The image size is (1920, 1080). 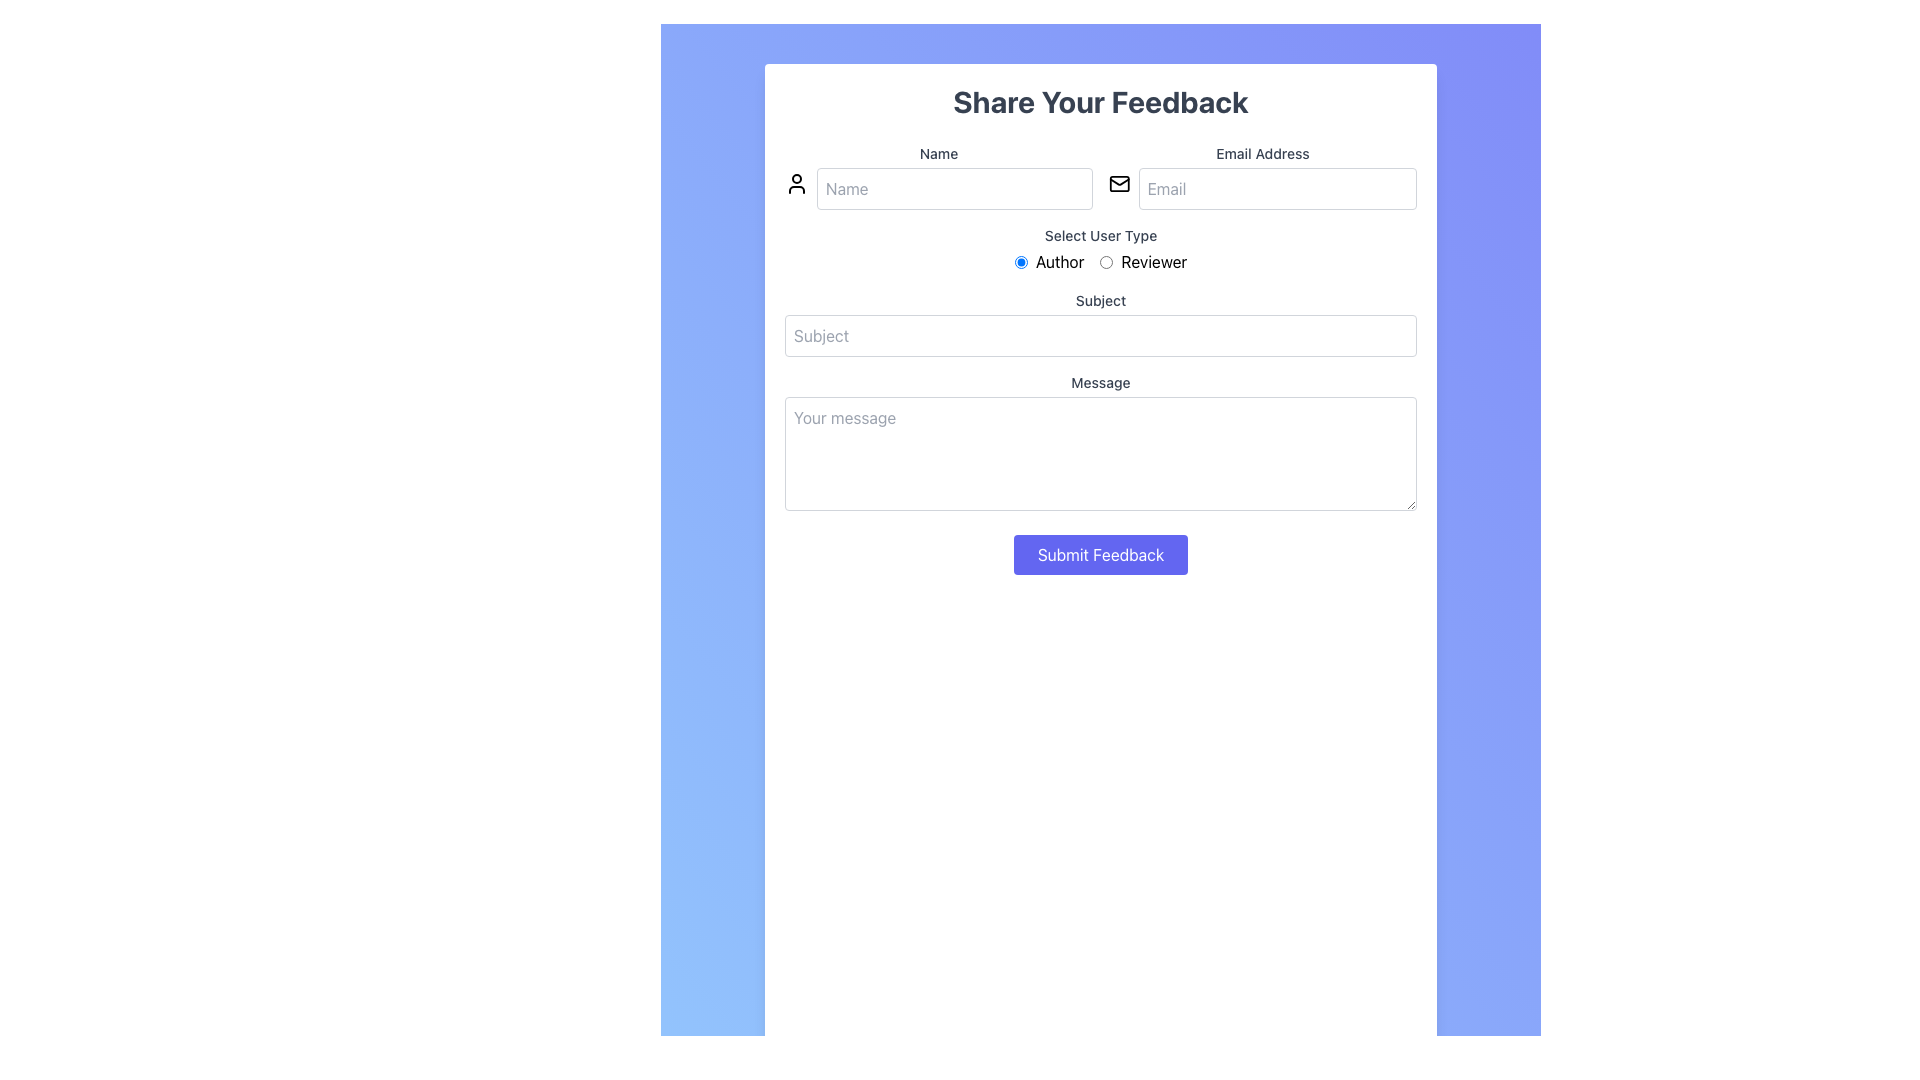 I want to click on the static text label that identifies the 'Reviewer' user type, located to the right of the corresponding radio button under the 'Select User Type' heading on the feedback form, so click(x=1154, y=261).